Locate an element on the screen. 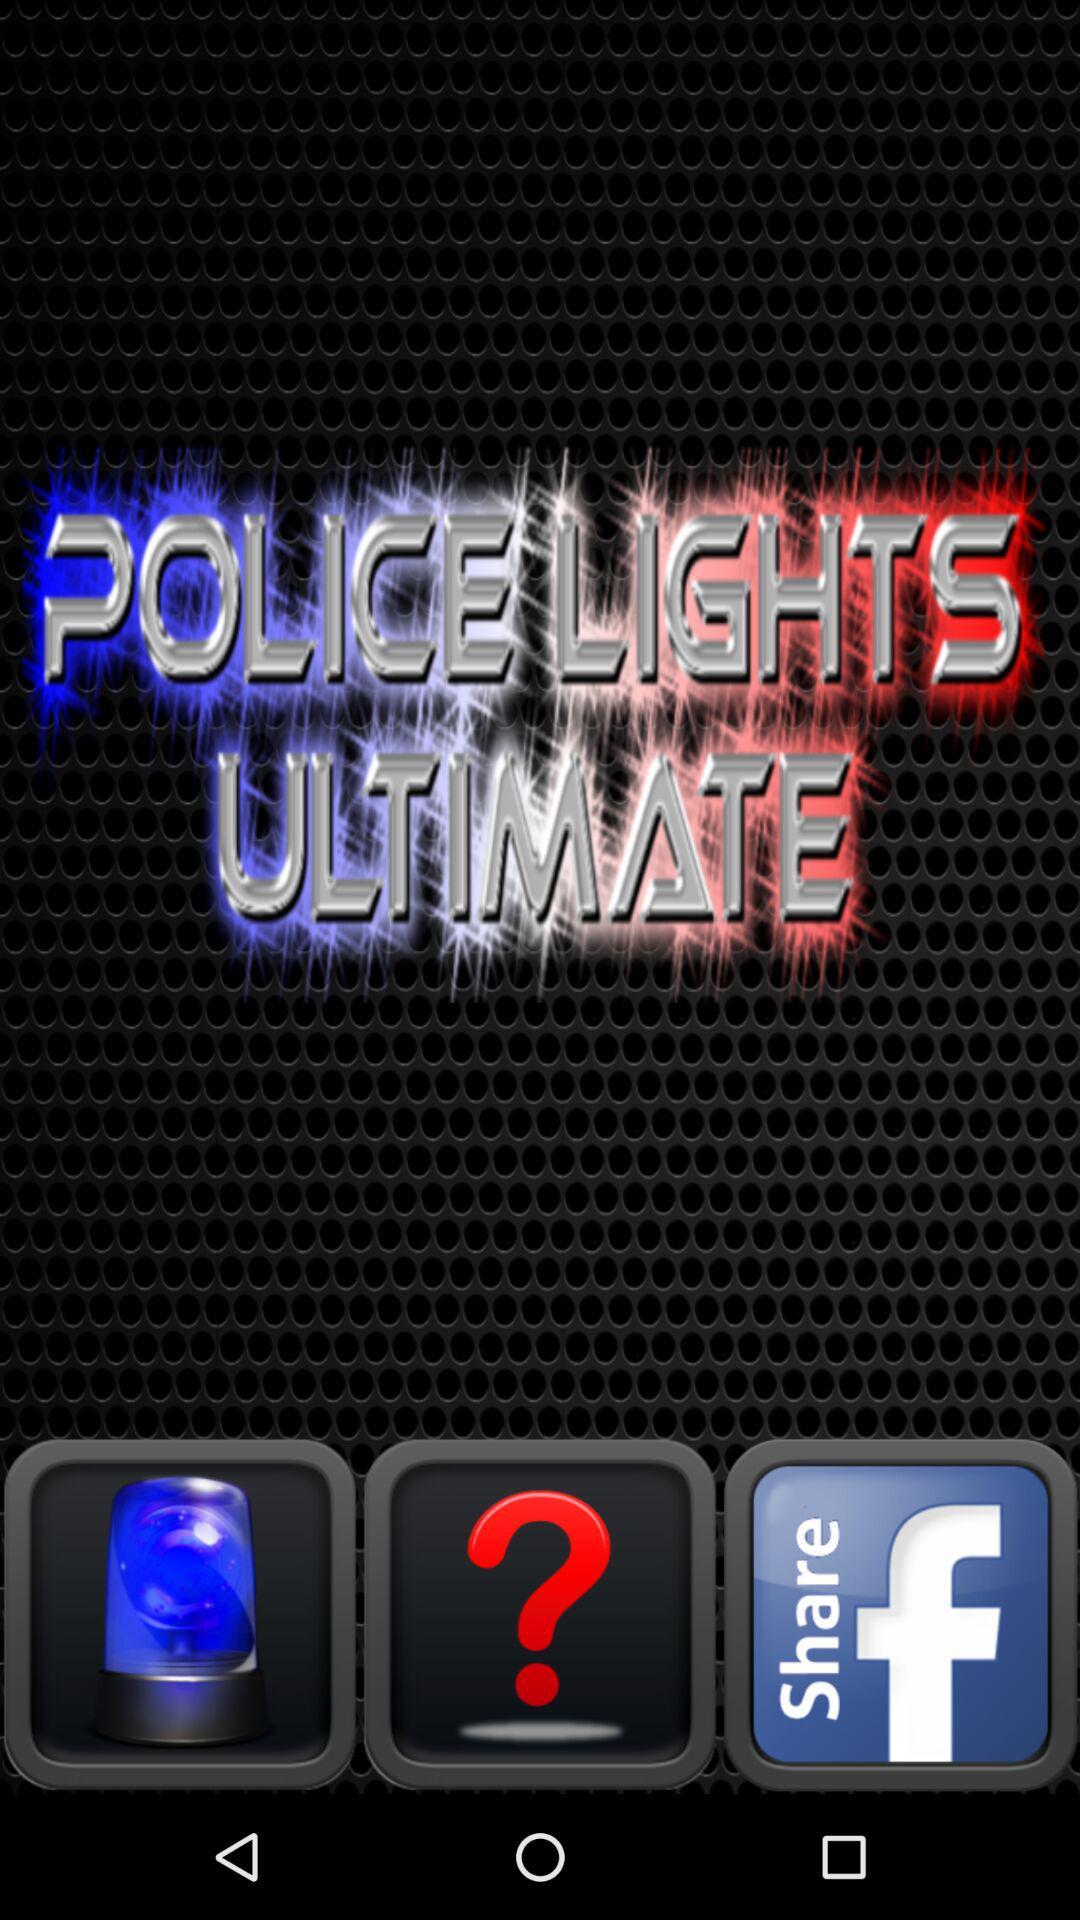  alarm option is located at coordinates (180, 1613).